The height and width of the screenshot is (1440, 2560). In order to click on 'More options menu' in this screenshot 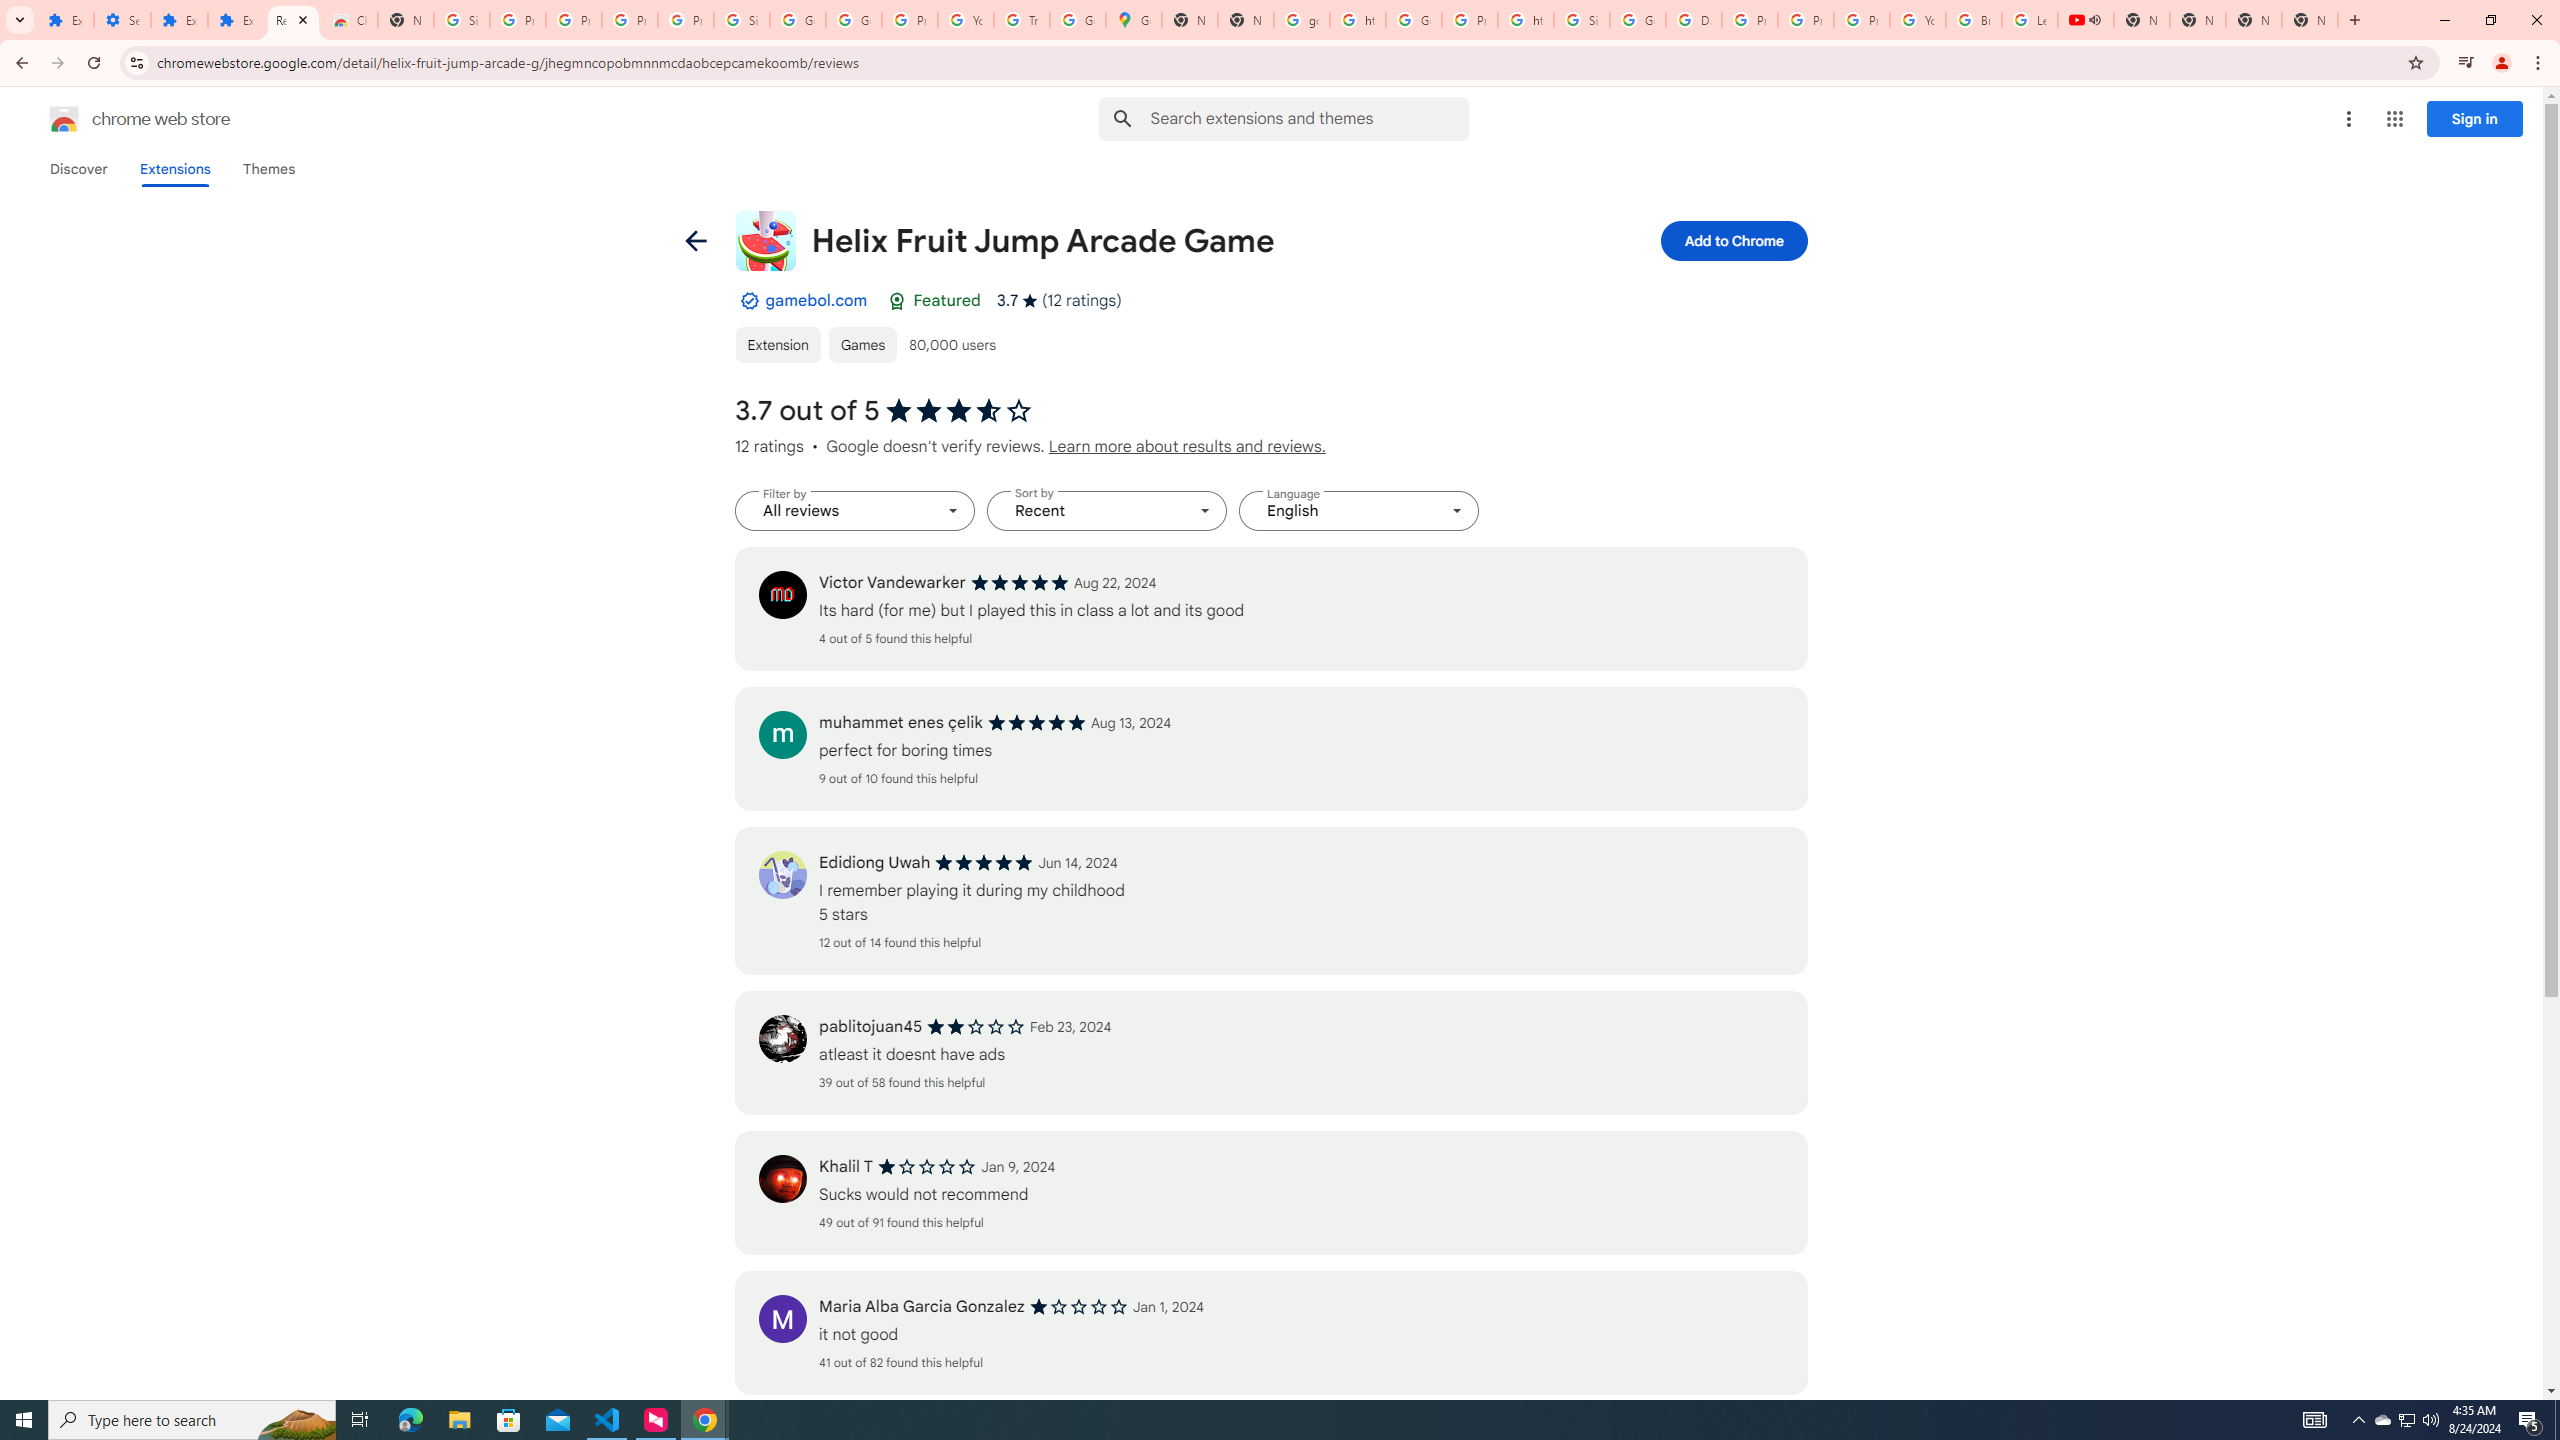, I will do `click(2348, 118)`.